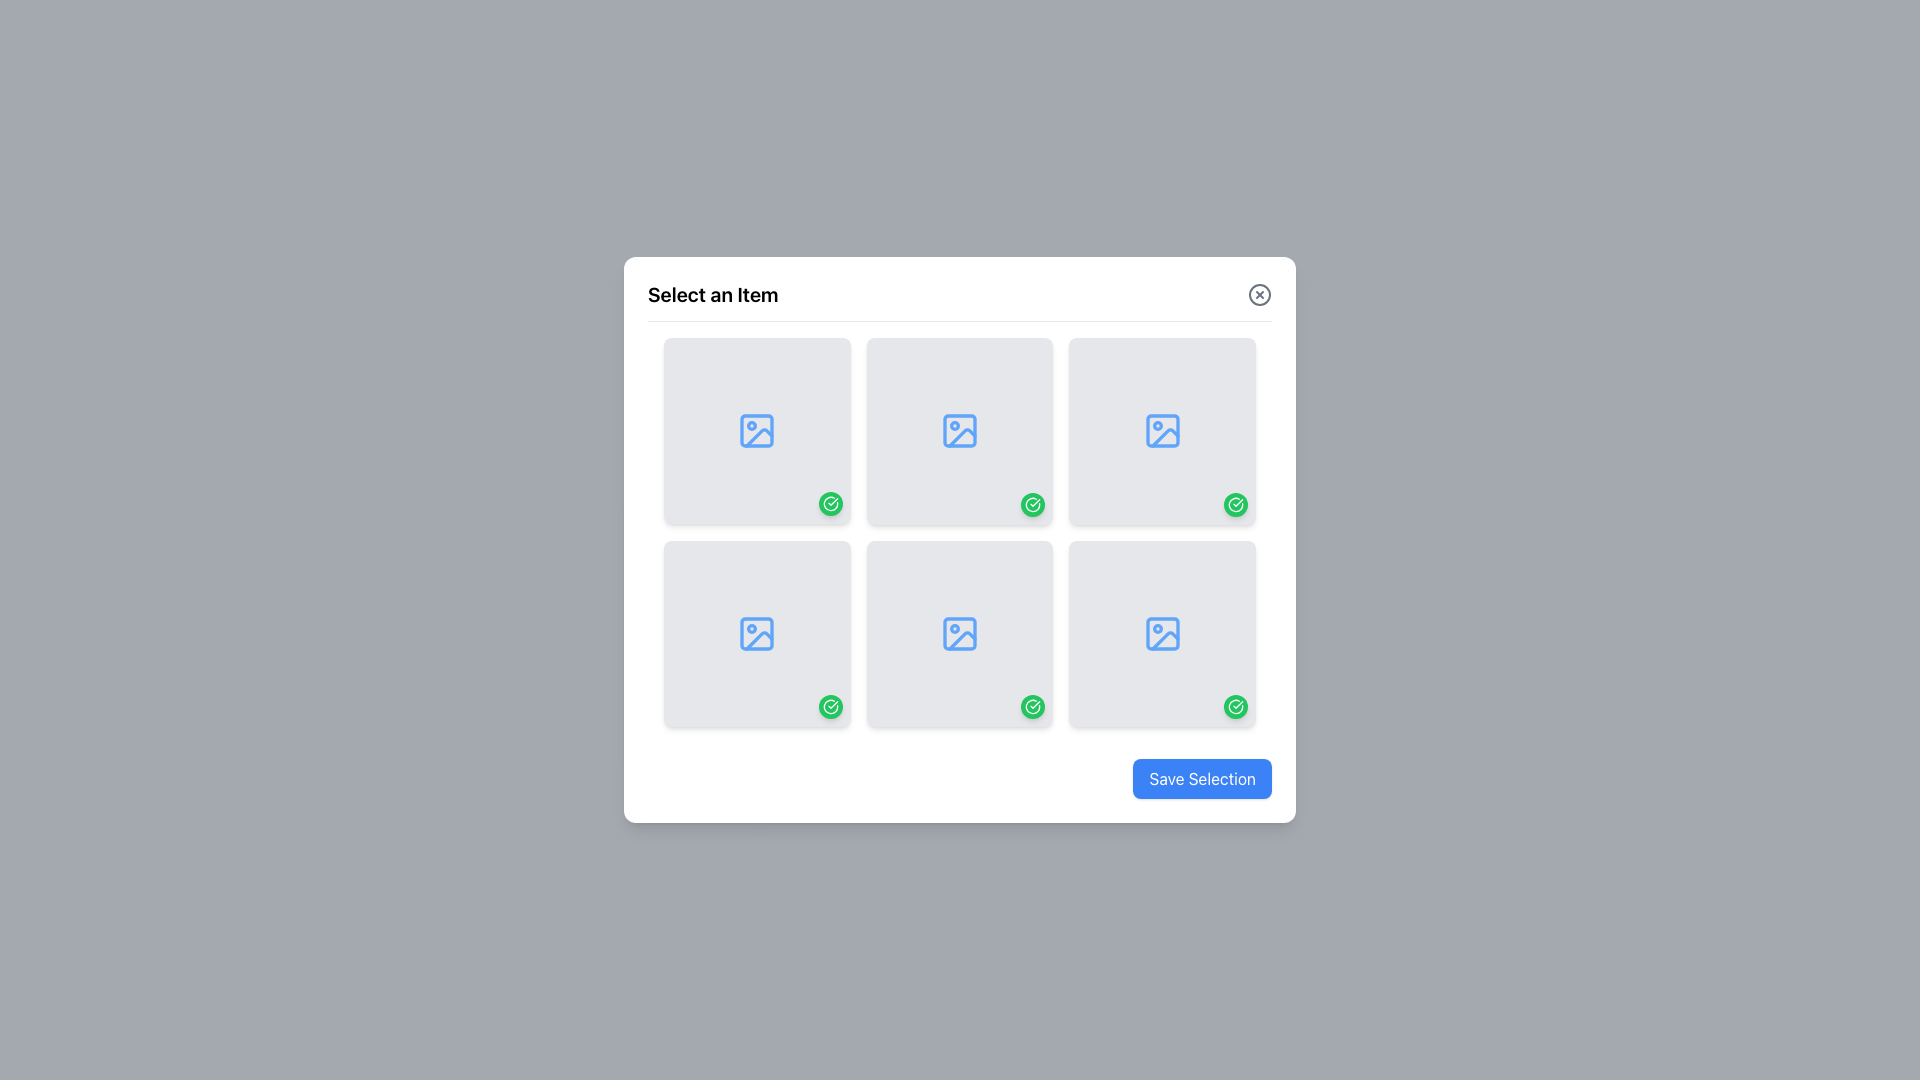  I want to click on the text label that displays 'Select an Item' in bold, larger font style located in the top-left area of the dialog box, so click(713, 294).